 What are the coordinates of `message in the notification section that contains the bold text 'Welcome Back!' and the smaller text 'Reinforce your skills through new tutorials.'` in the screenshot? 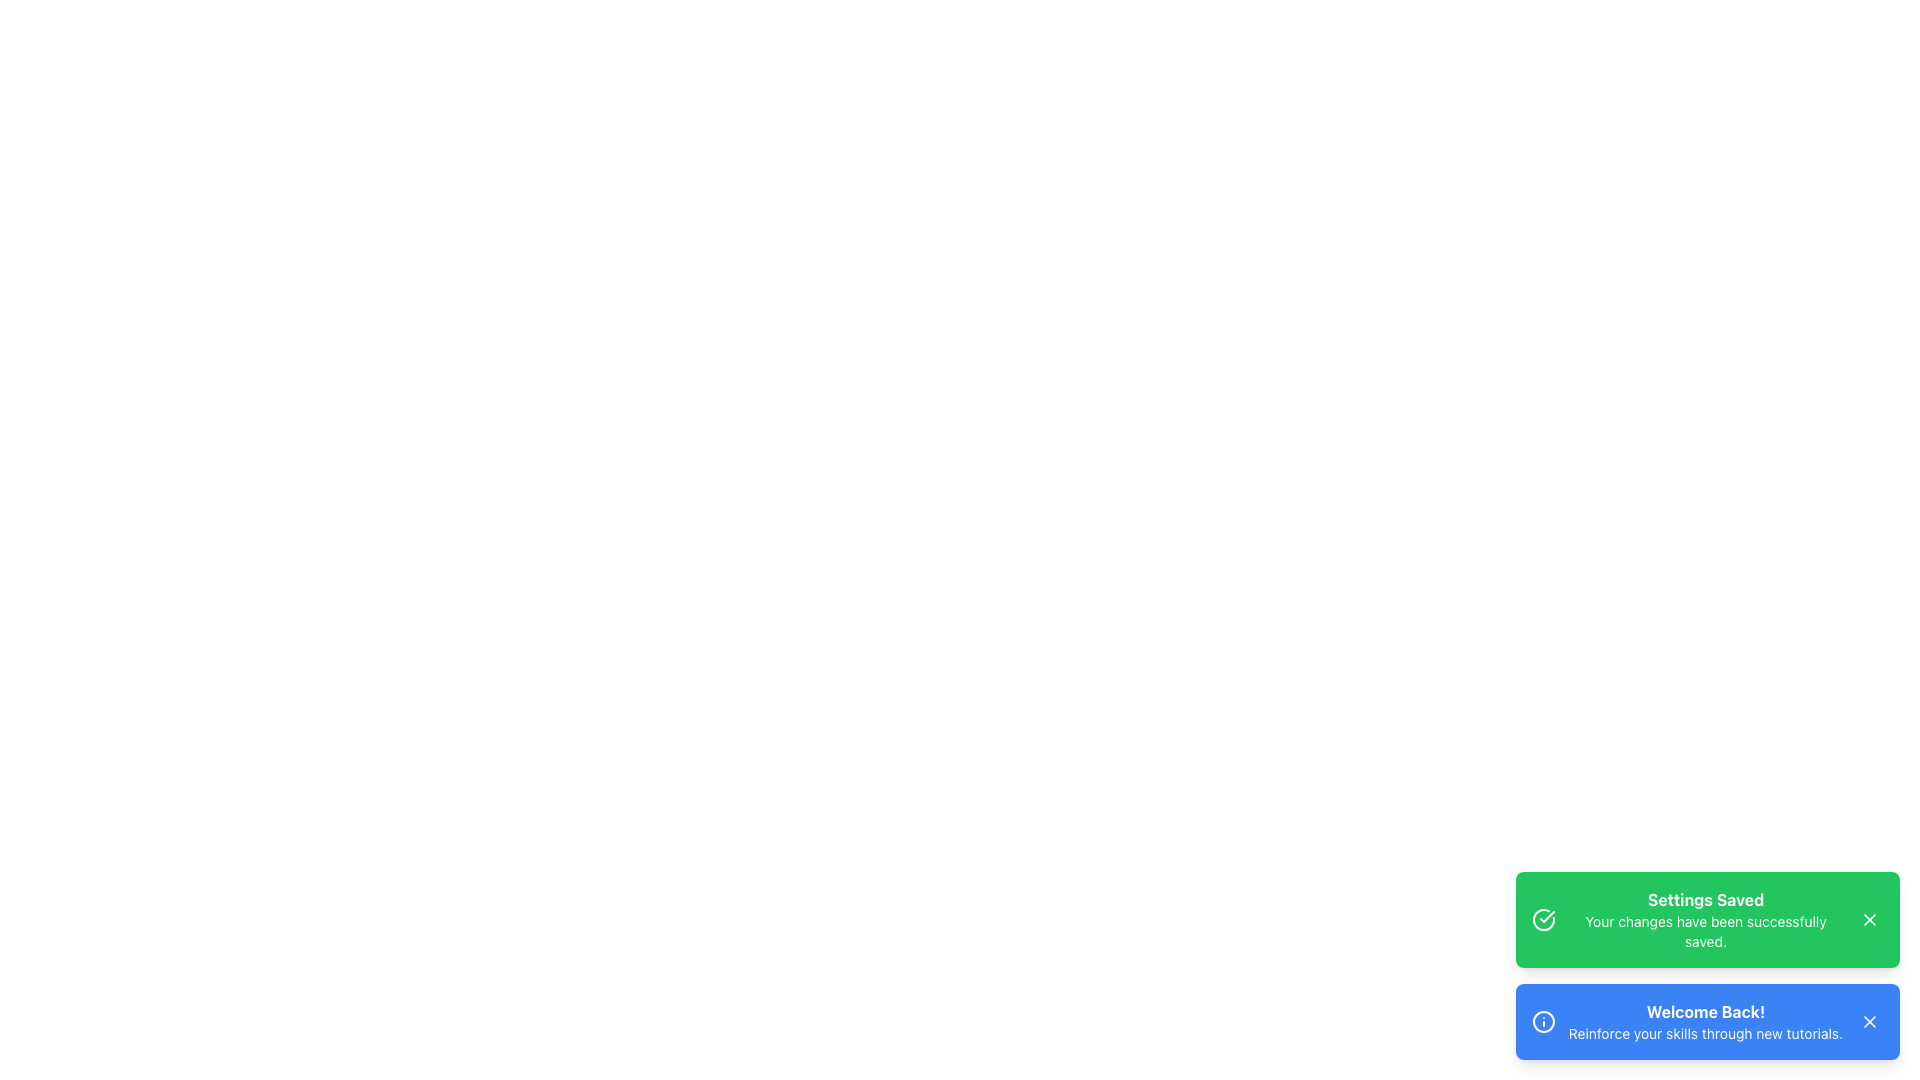 It's located at (1704, 1022).